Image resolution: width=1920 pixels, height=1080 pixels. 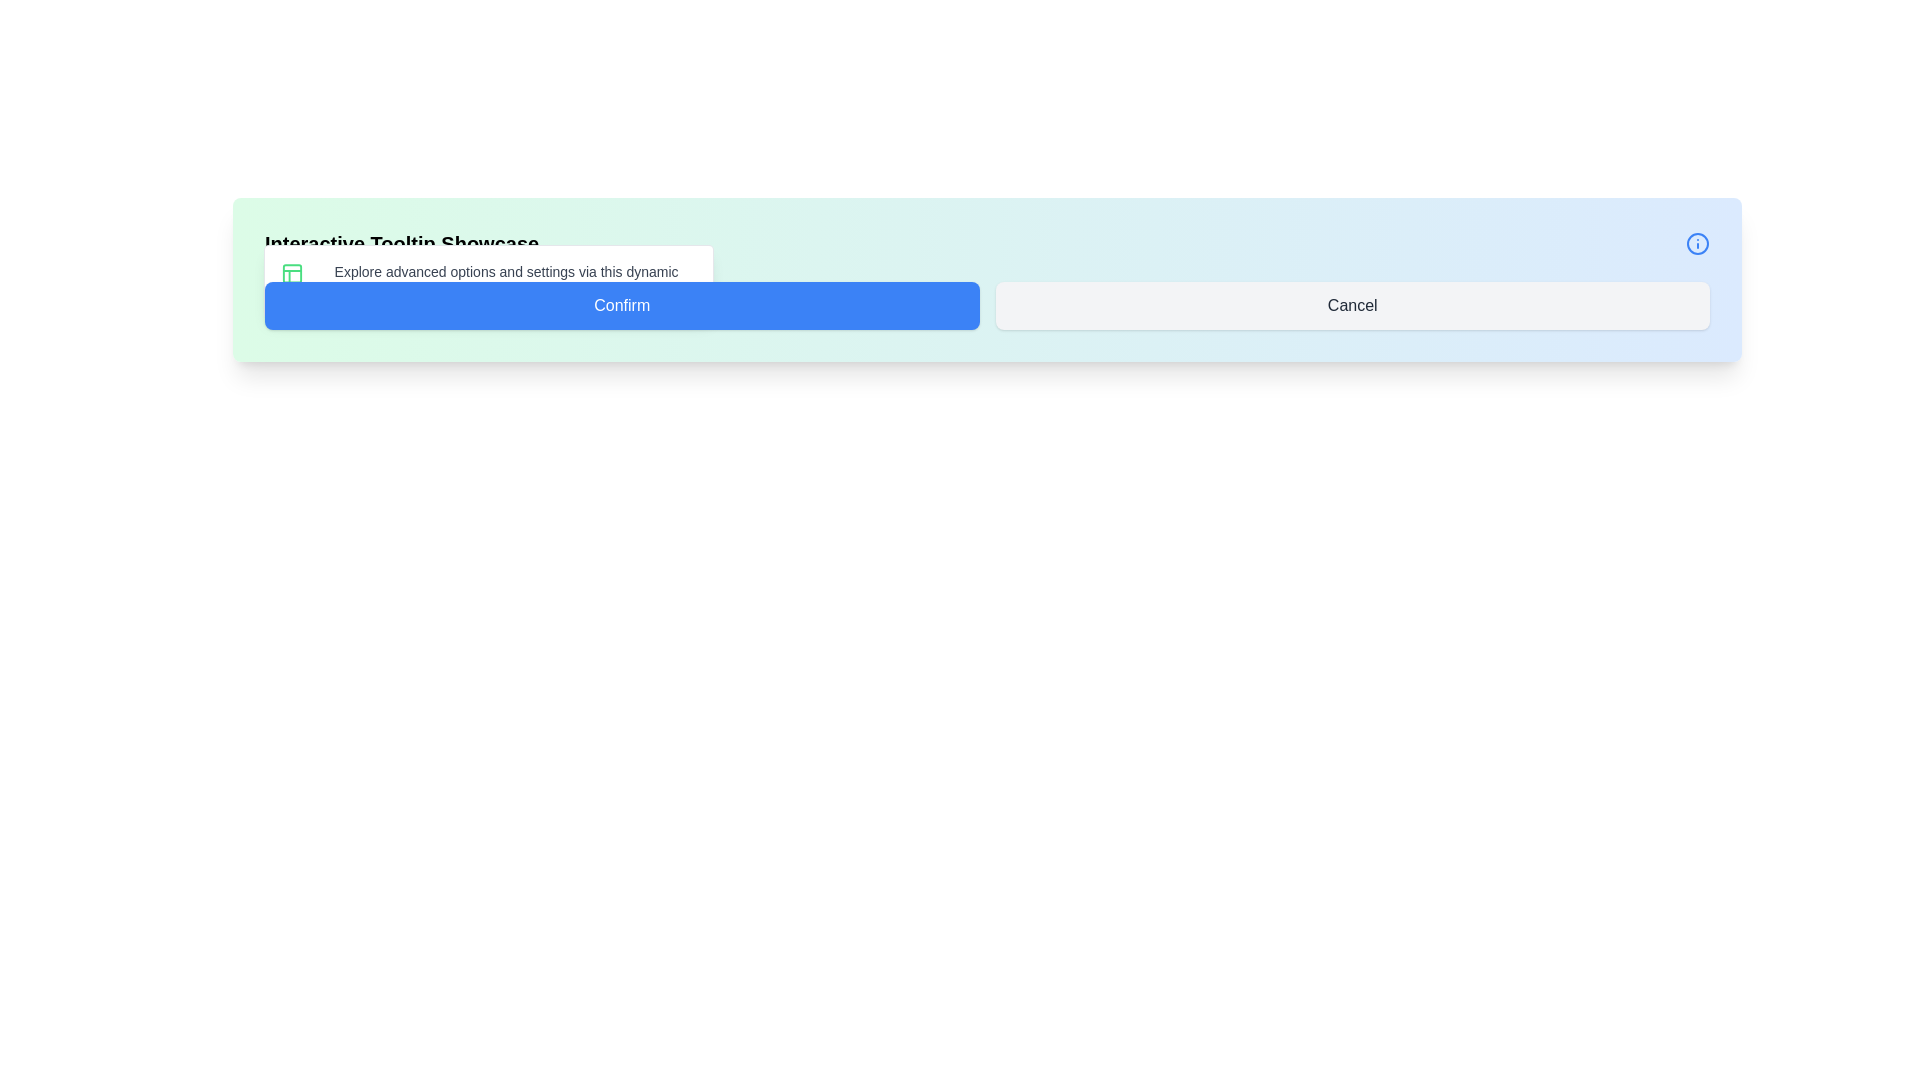 What do you see at coordinates (489, 281) in the screenshot?
I see `the descriptive text element that provides guidance about the options or settings feature, located above the 'Confirm' button and adjacent to an icon` at bounding box center [489, 281].